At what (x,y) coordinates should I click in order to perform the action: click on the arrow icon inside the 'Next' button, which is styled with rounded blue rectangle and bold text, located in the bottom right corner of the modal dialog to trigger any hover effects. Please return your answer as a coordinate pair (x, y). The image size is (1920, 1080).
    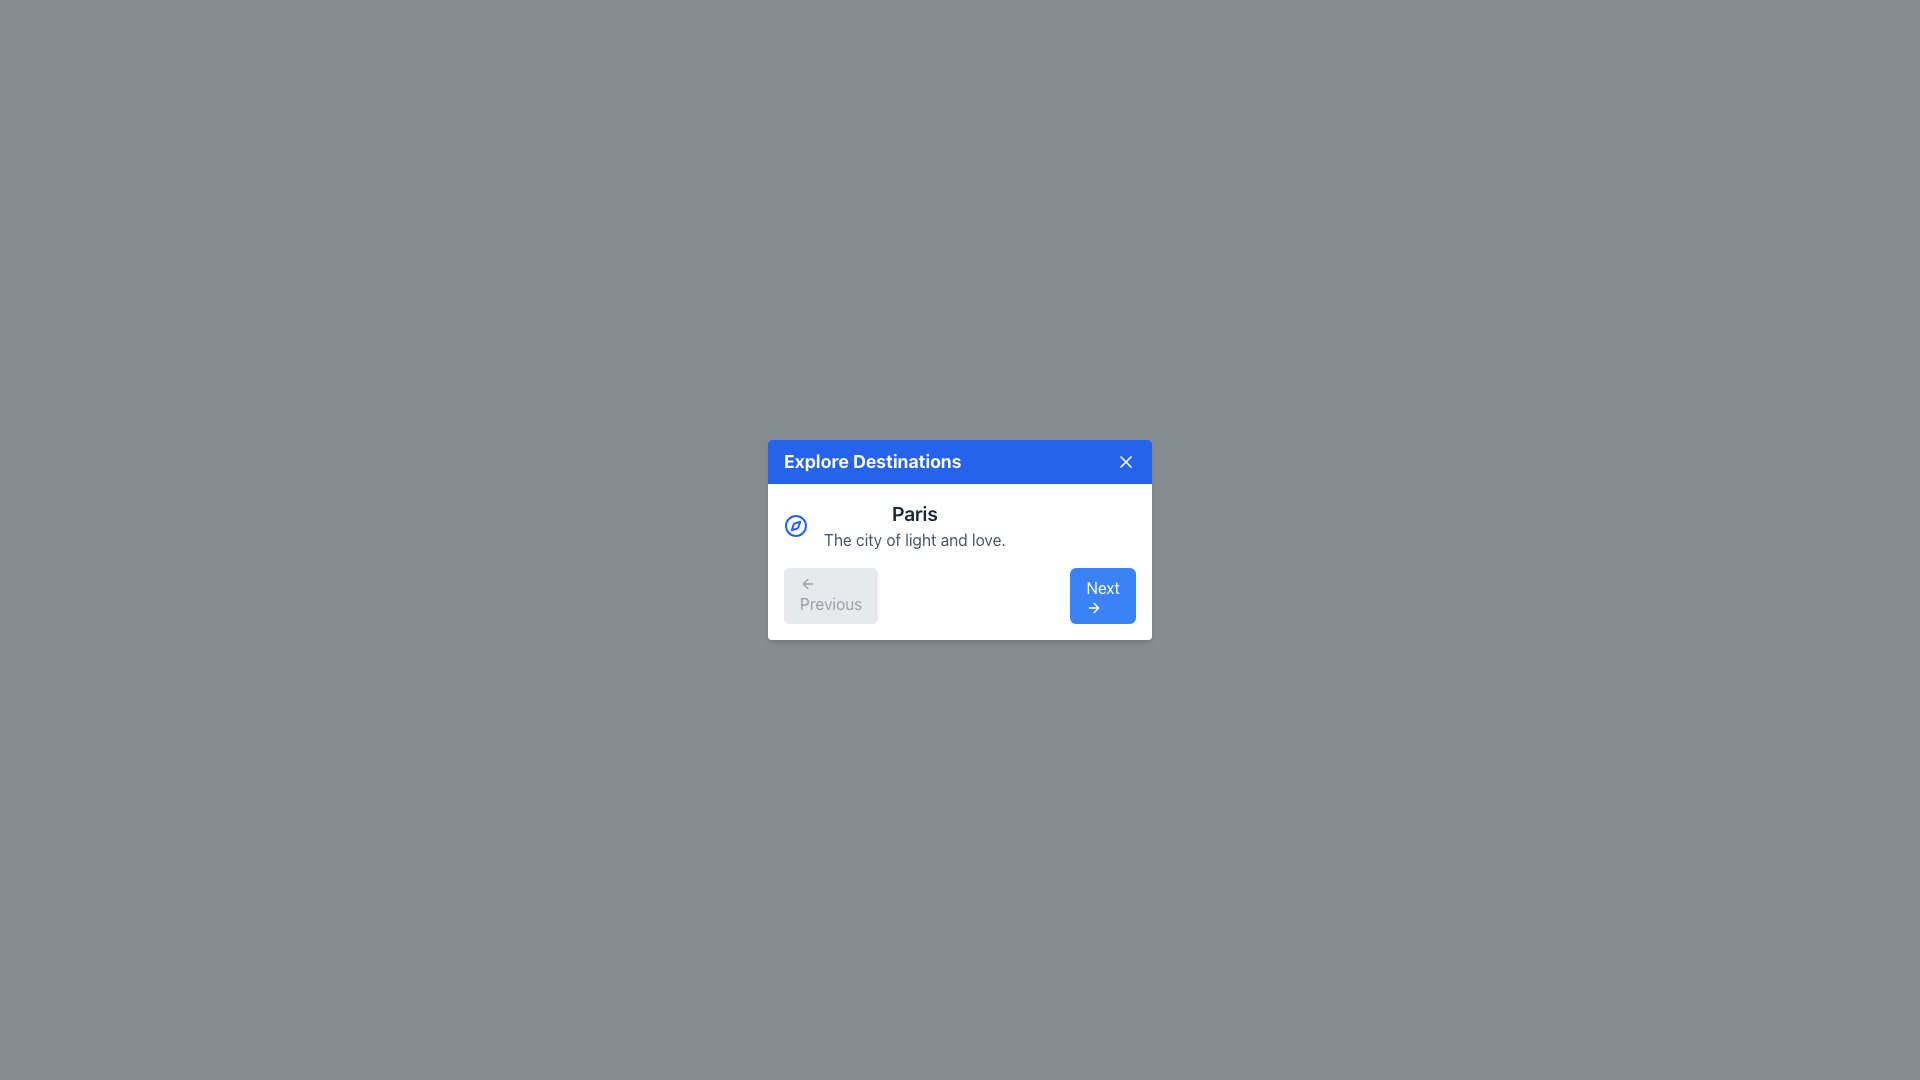
    Looking at the image, I should click on (1095, 607).